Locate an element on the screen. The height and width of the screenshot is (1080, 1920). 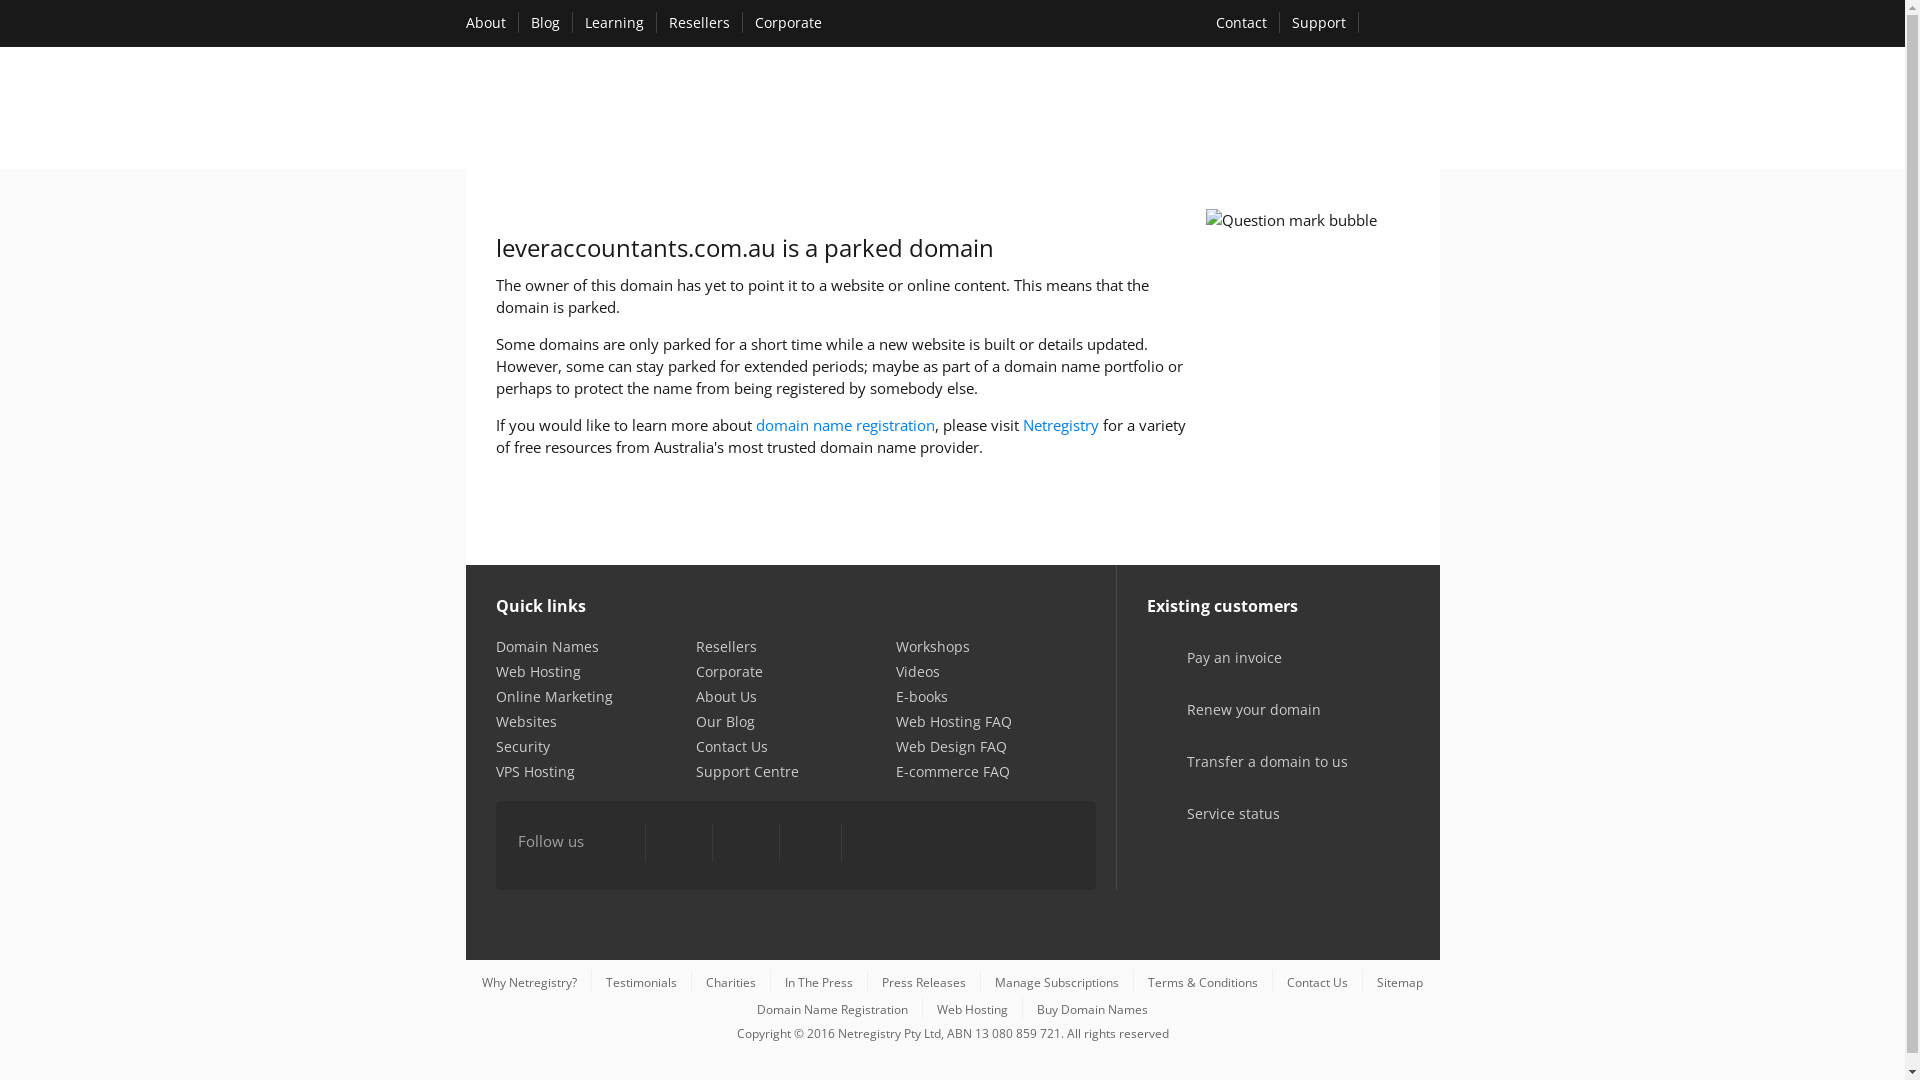
'VPS Hosting' is located at coordinates (535, 770).